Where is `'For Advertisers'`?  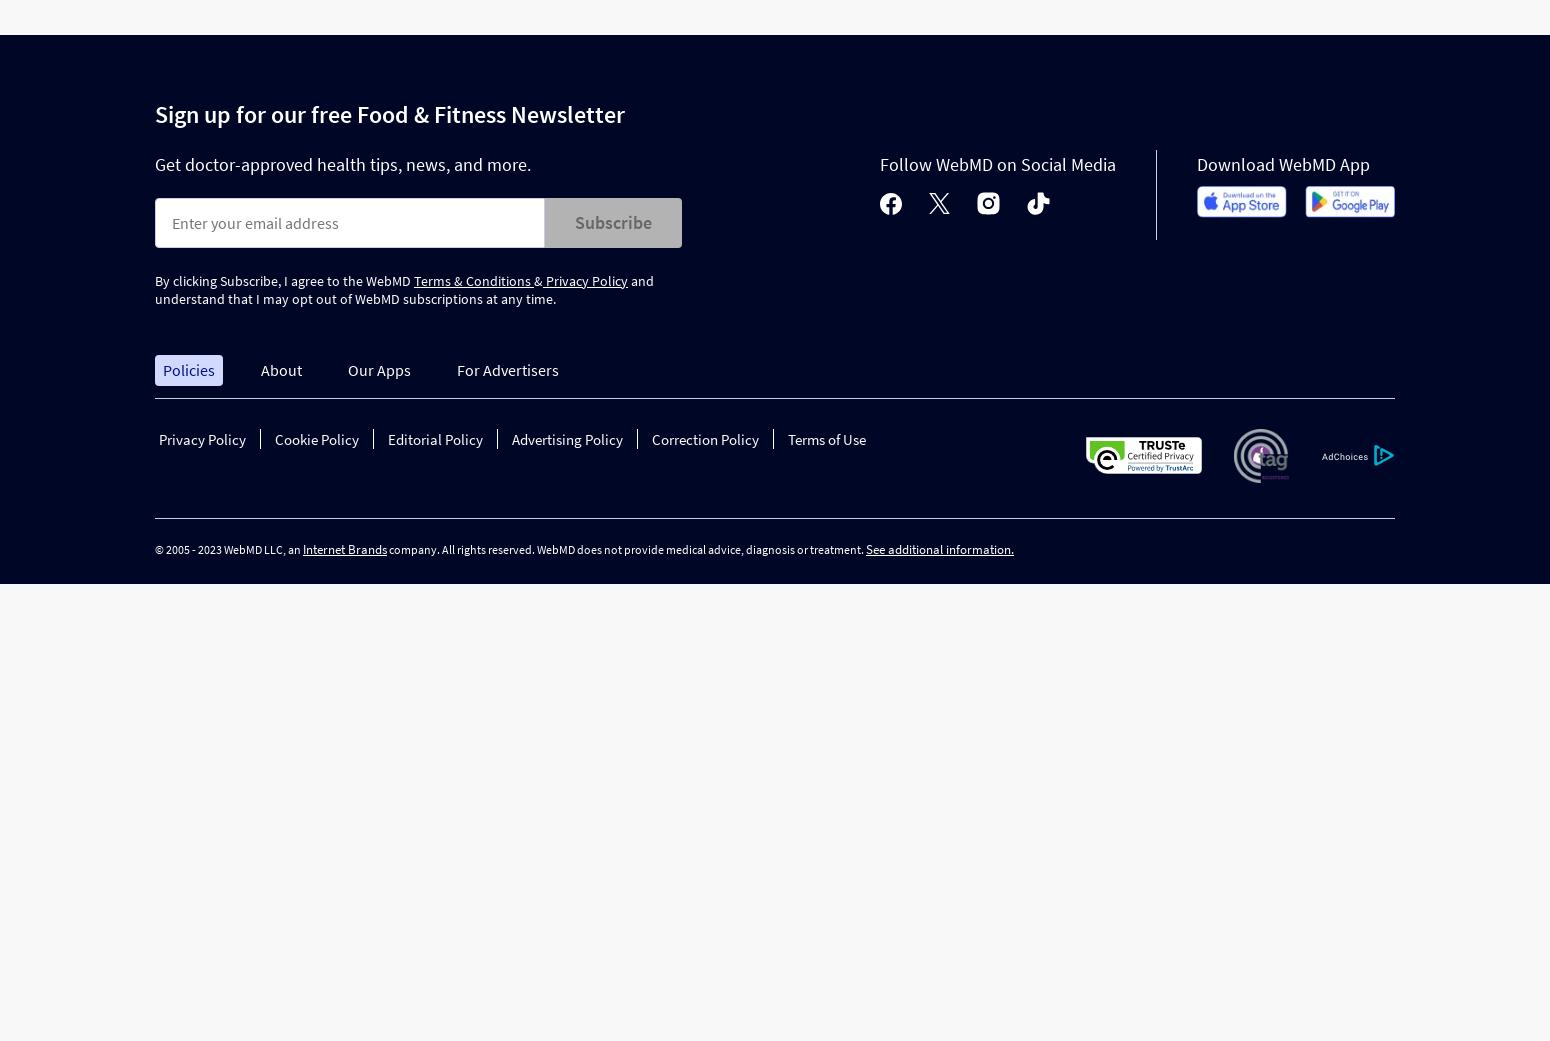 'For Advertisers' is located at coordinates (506, 369).